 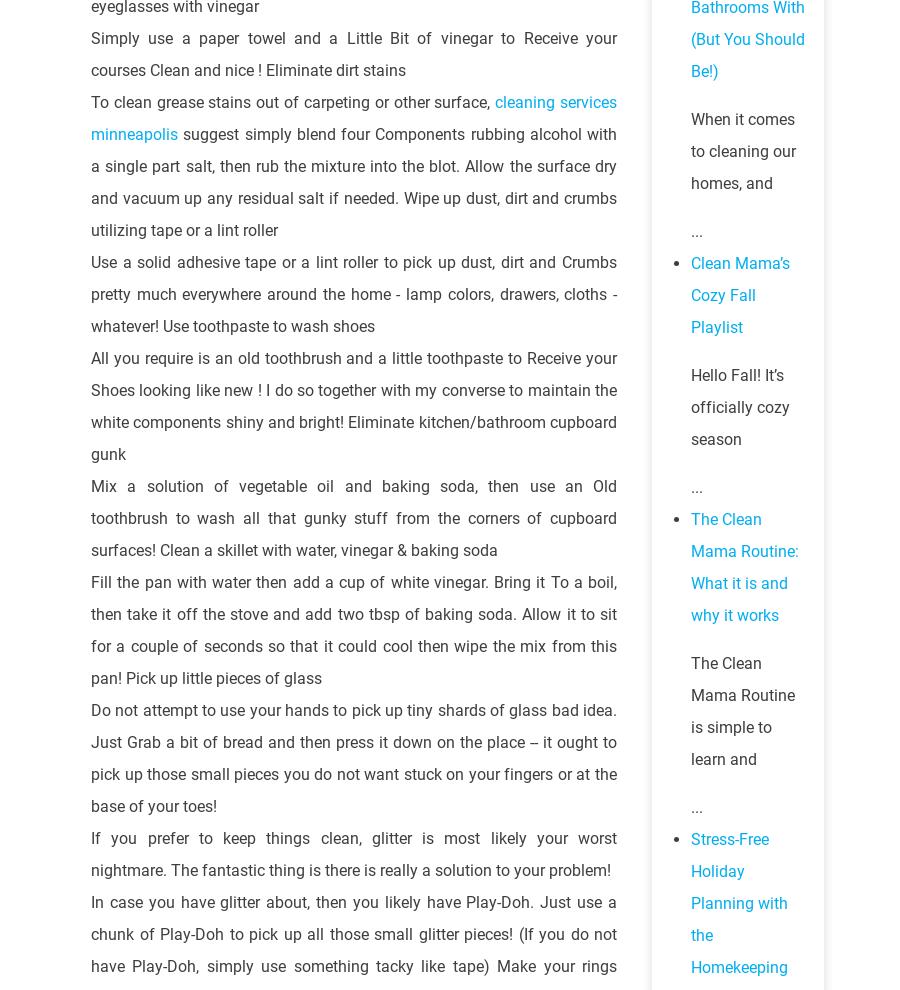 I want to click on 'When it comes to cleaning our homes, and', so click(x=742, y=151).